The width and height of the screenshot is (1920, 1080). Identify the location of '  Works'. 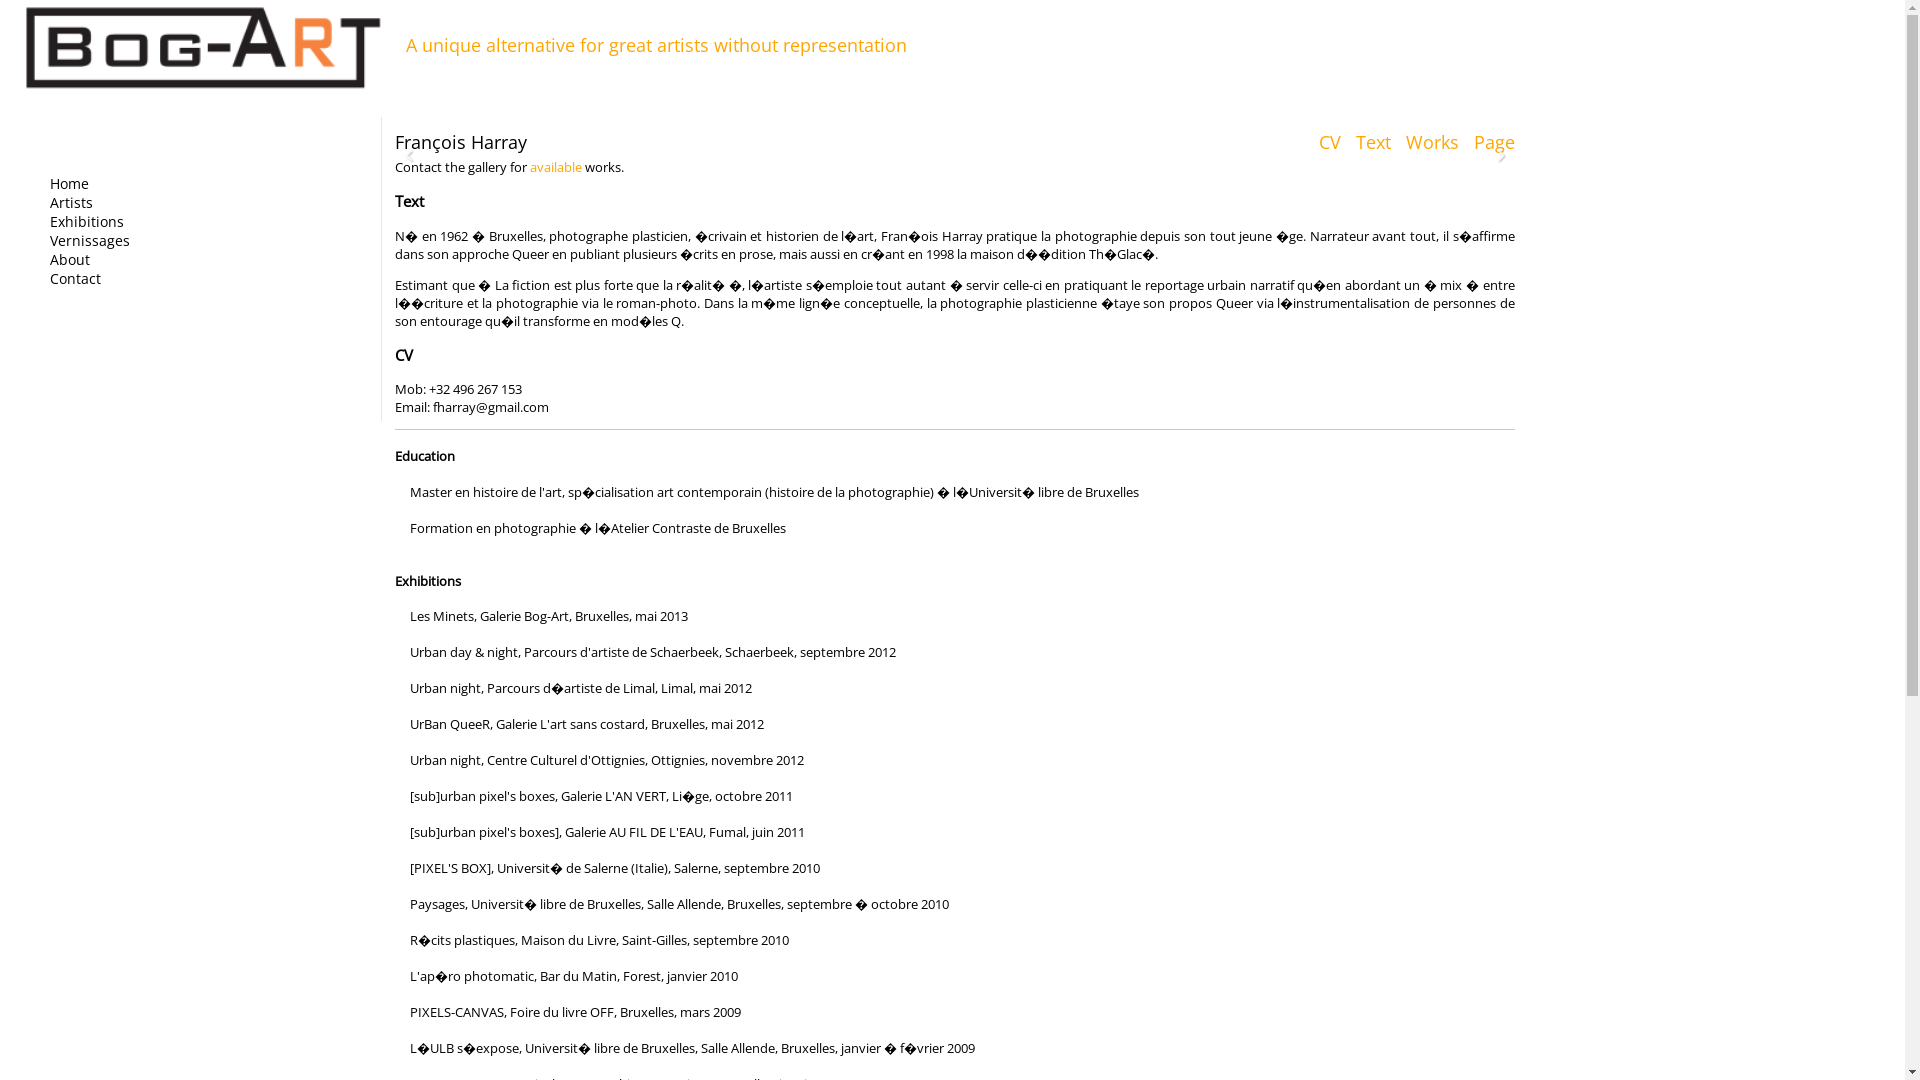
(1395, 141).